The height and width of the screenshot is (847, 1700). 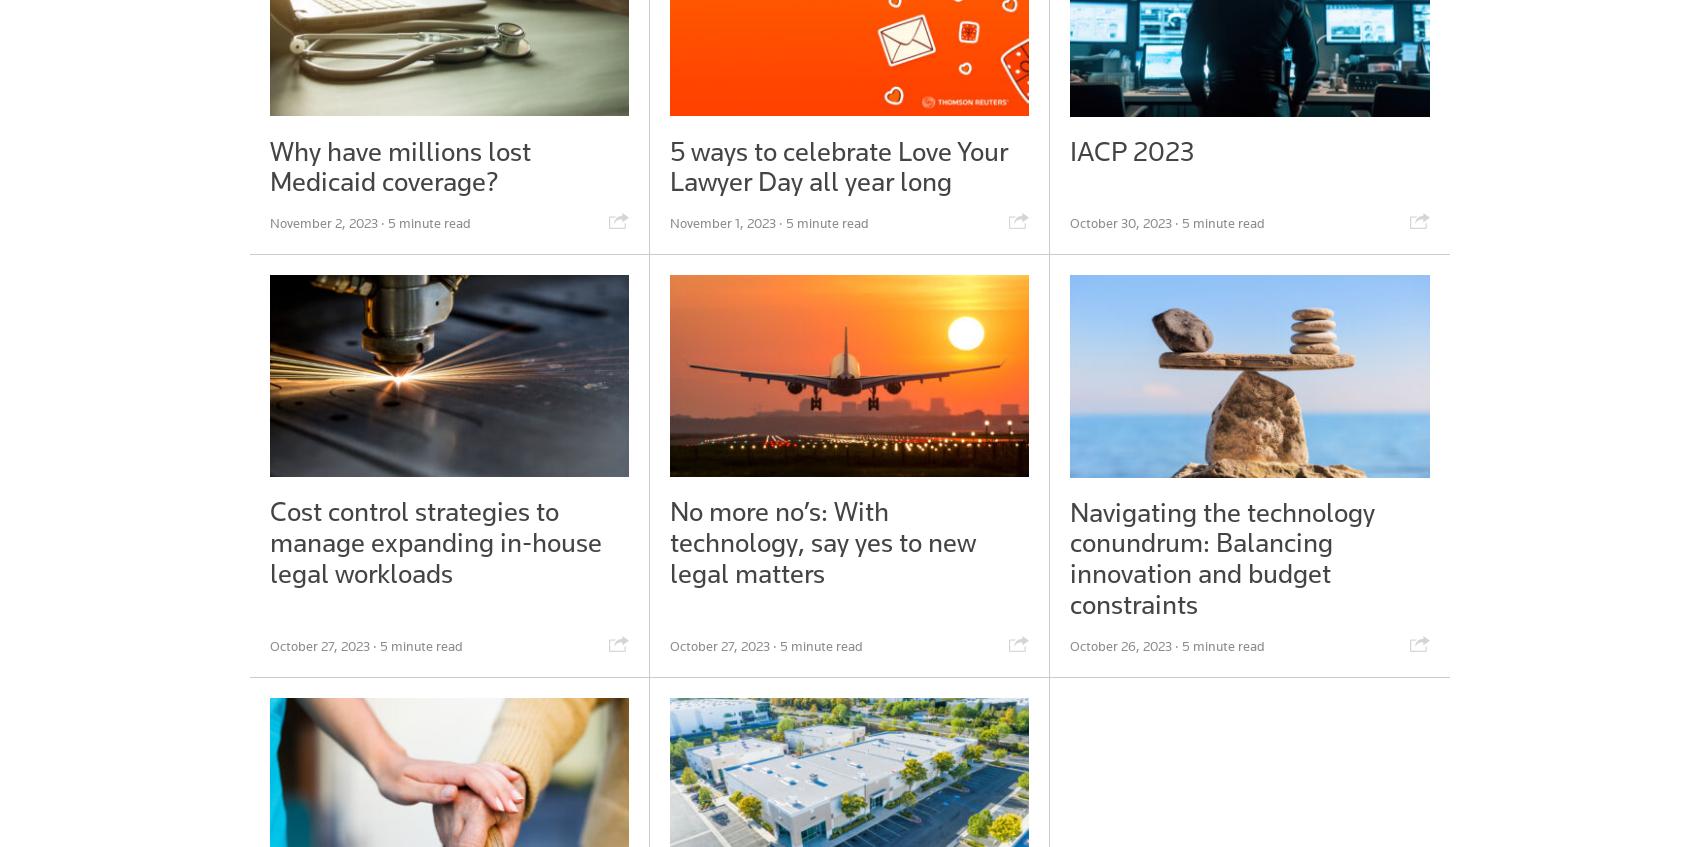 What do you see at coordinates (1068, 644) in the screenshot?
I see `'October 26, 2023'` at bounding box center [1068, 644].